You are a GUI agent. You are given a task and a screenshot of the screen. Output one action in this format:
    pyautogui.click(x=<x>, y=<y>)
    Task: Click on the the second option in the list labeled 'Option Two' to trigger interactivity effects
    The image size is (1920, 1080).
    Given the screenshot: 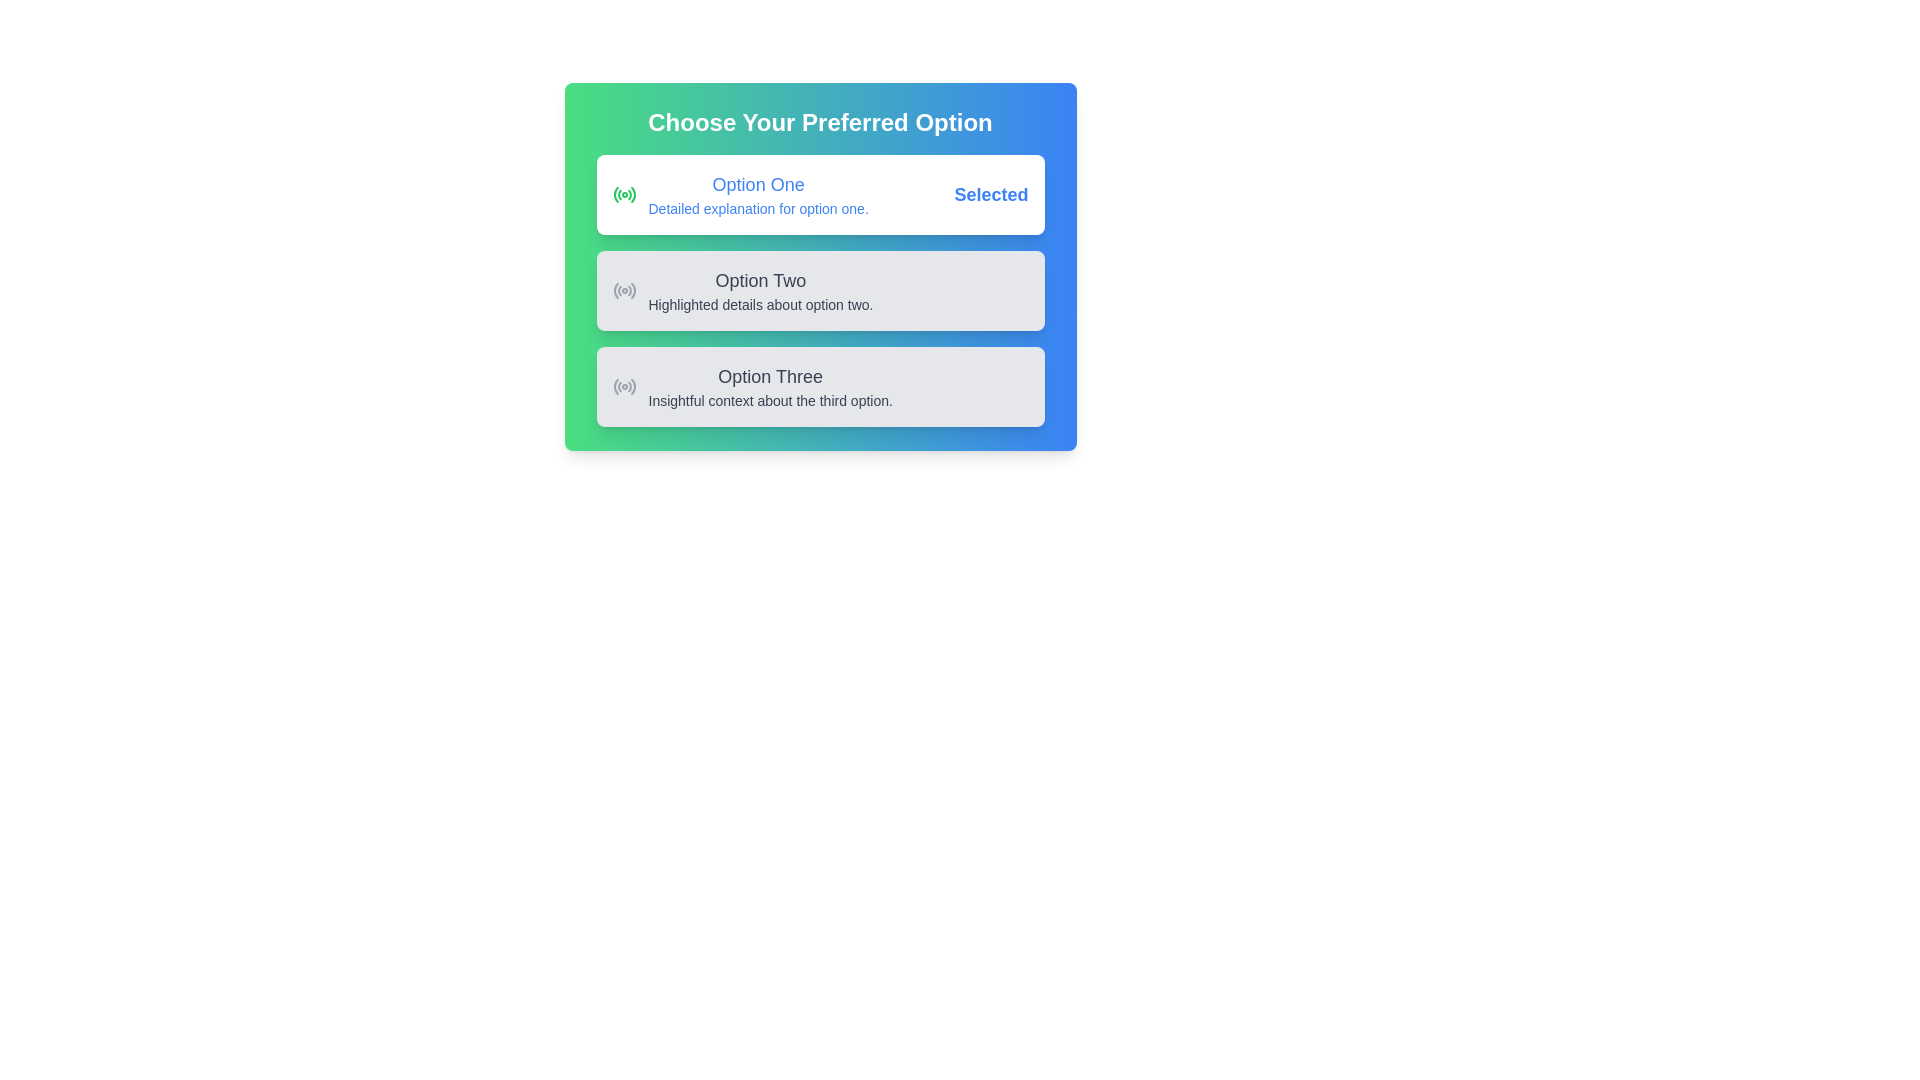 What is the action you would take?
    pyautogui.click(x=820, y=265)
    